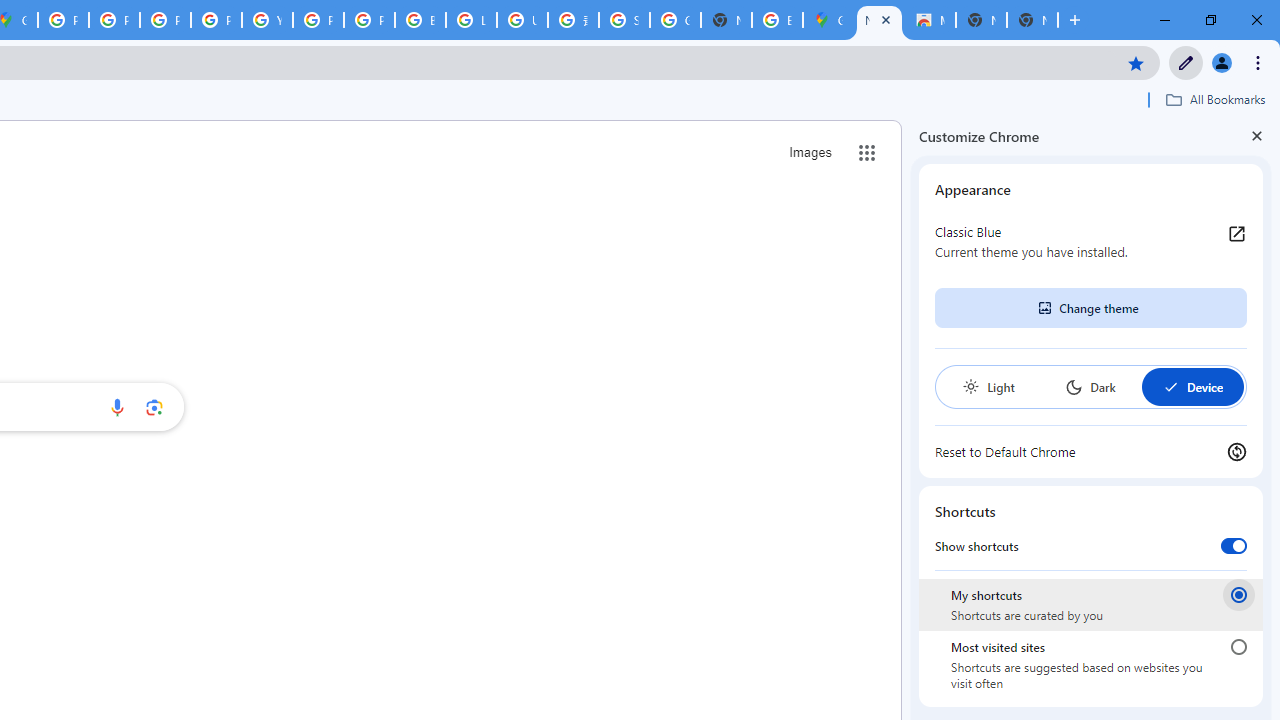  What do you see at coordinates (266, 20) in the screenshot?
I see `'YouTube'` at bounding box center [266, 20].